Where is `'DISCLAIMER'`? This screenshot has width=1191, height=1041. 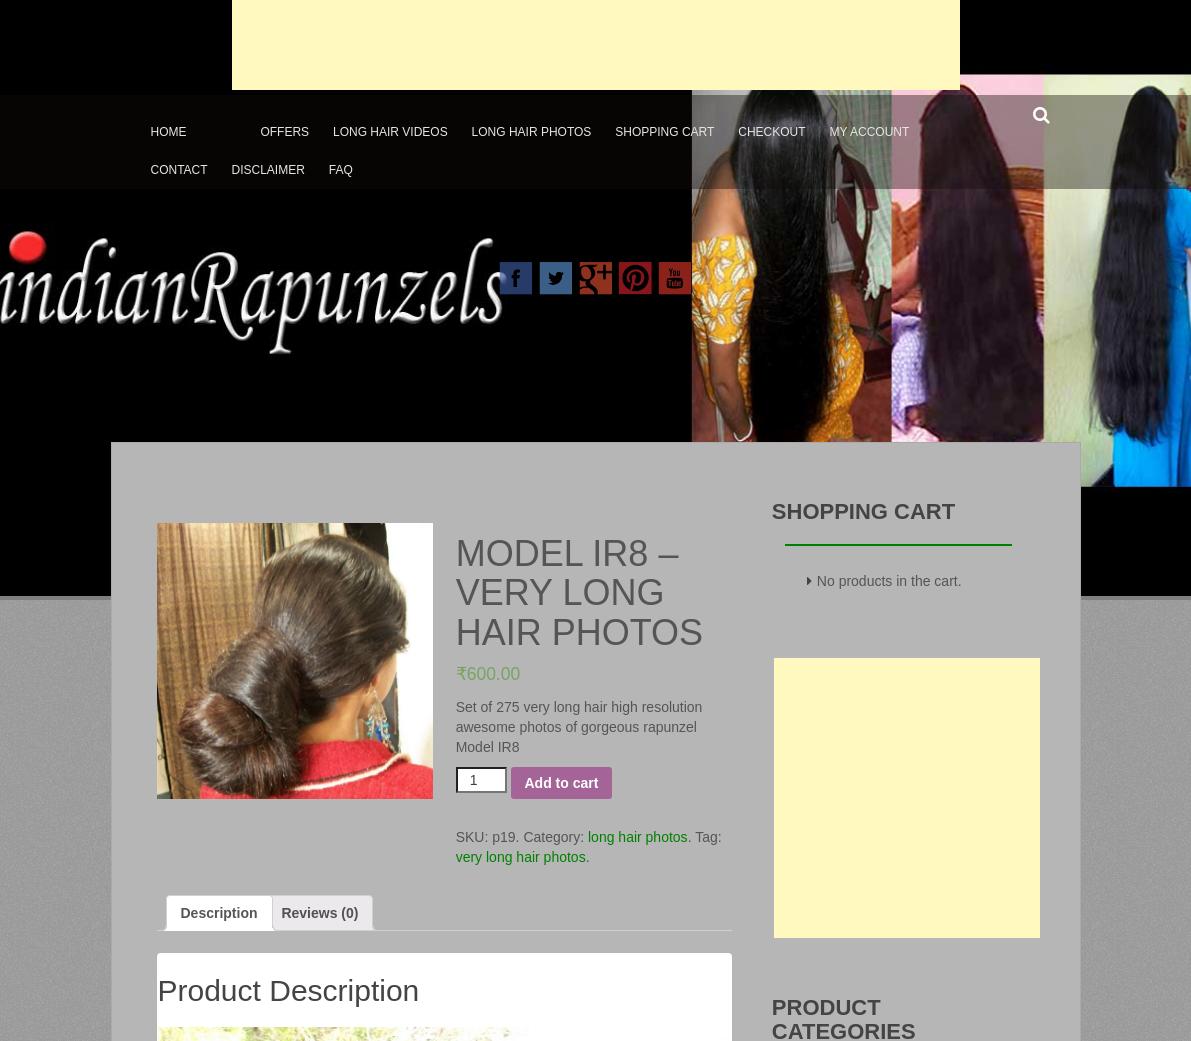
'DISCLAIMER' is located at coordinates (230, 168).